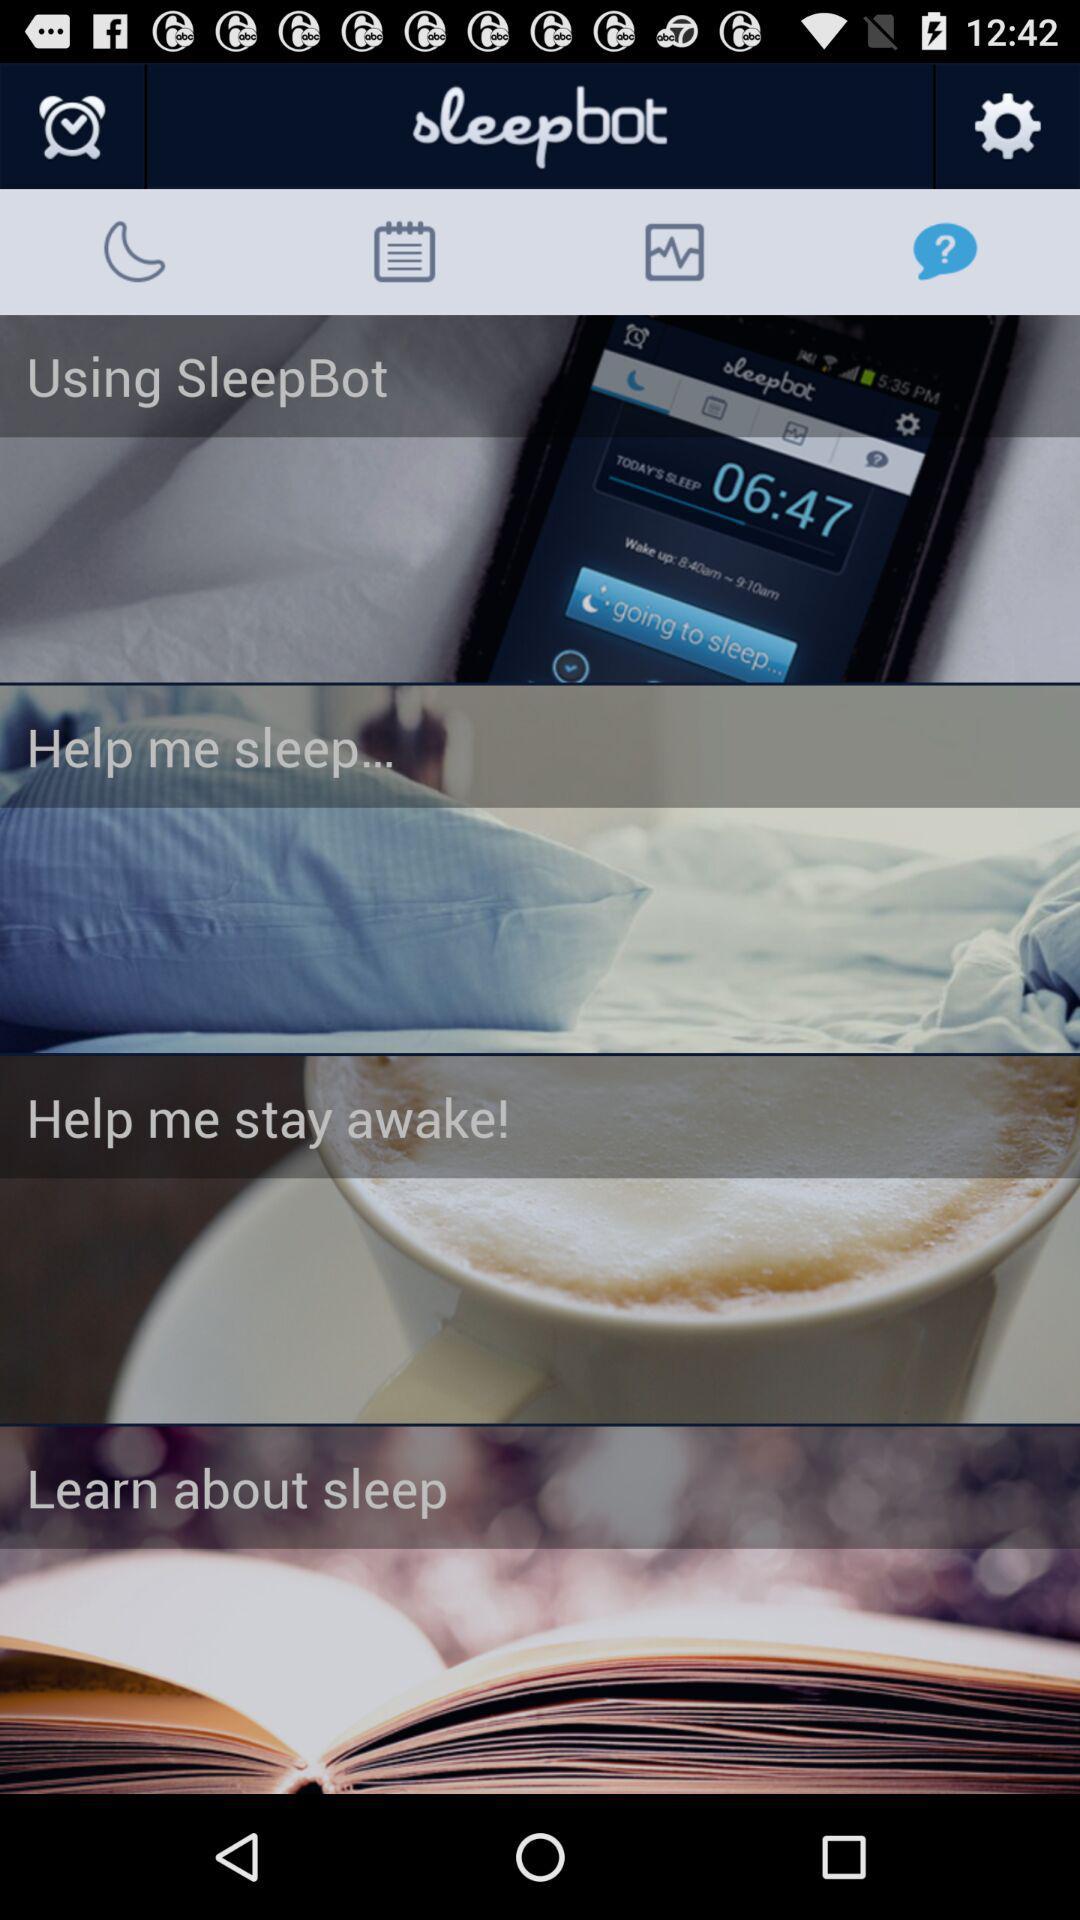  Describe the element at coordinates (540, 1610) in the screenshot. I see `learn about sleep` at that location.